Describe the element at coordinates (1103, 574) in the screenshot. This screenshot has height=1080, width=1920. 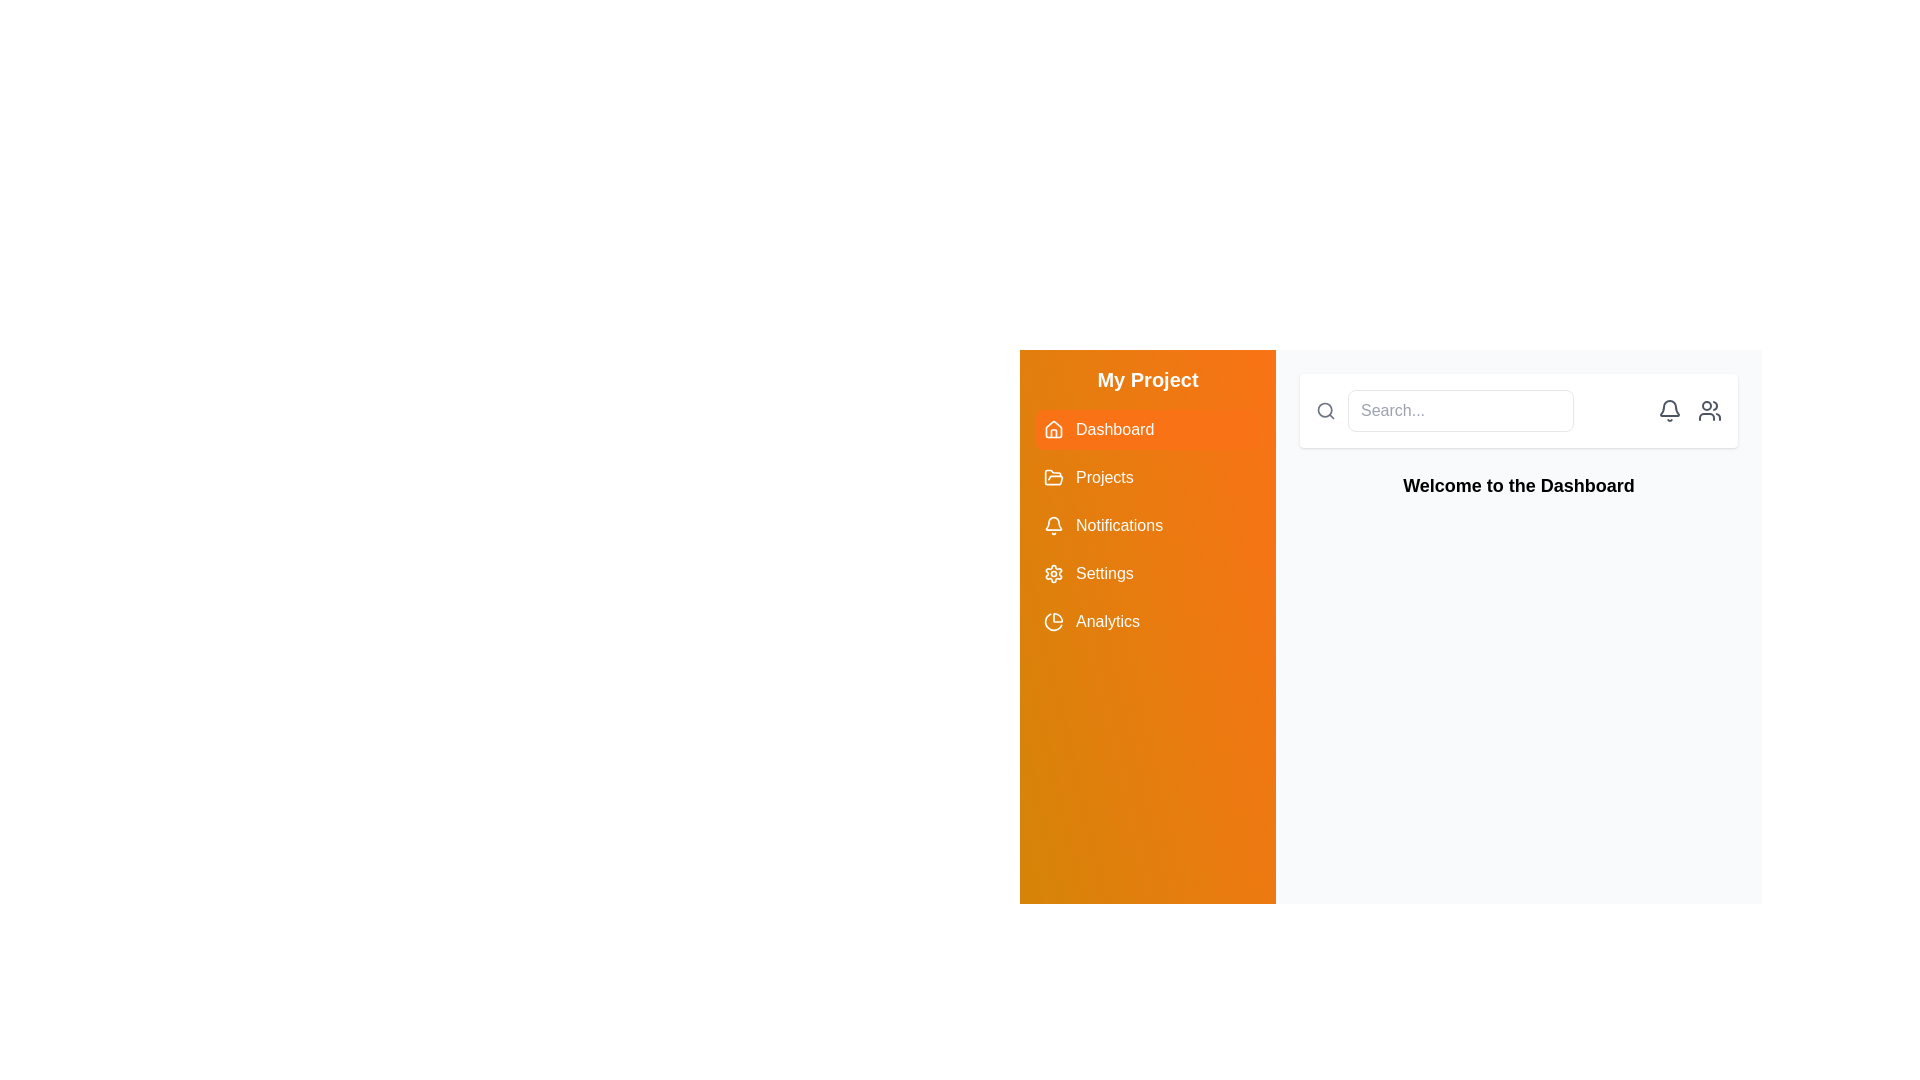
I see `the 'Settings' text label located in the sidebar menu, which is displayed in white on an orange rectangular background, positioned beneath 'Notifications' and above 'Analytics'` at that location.